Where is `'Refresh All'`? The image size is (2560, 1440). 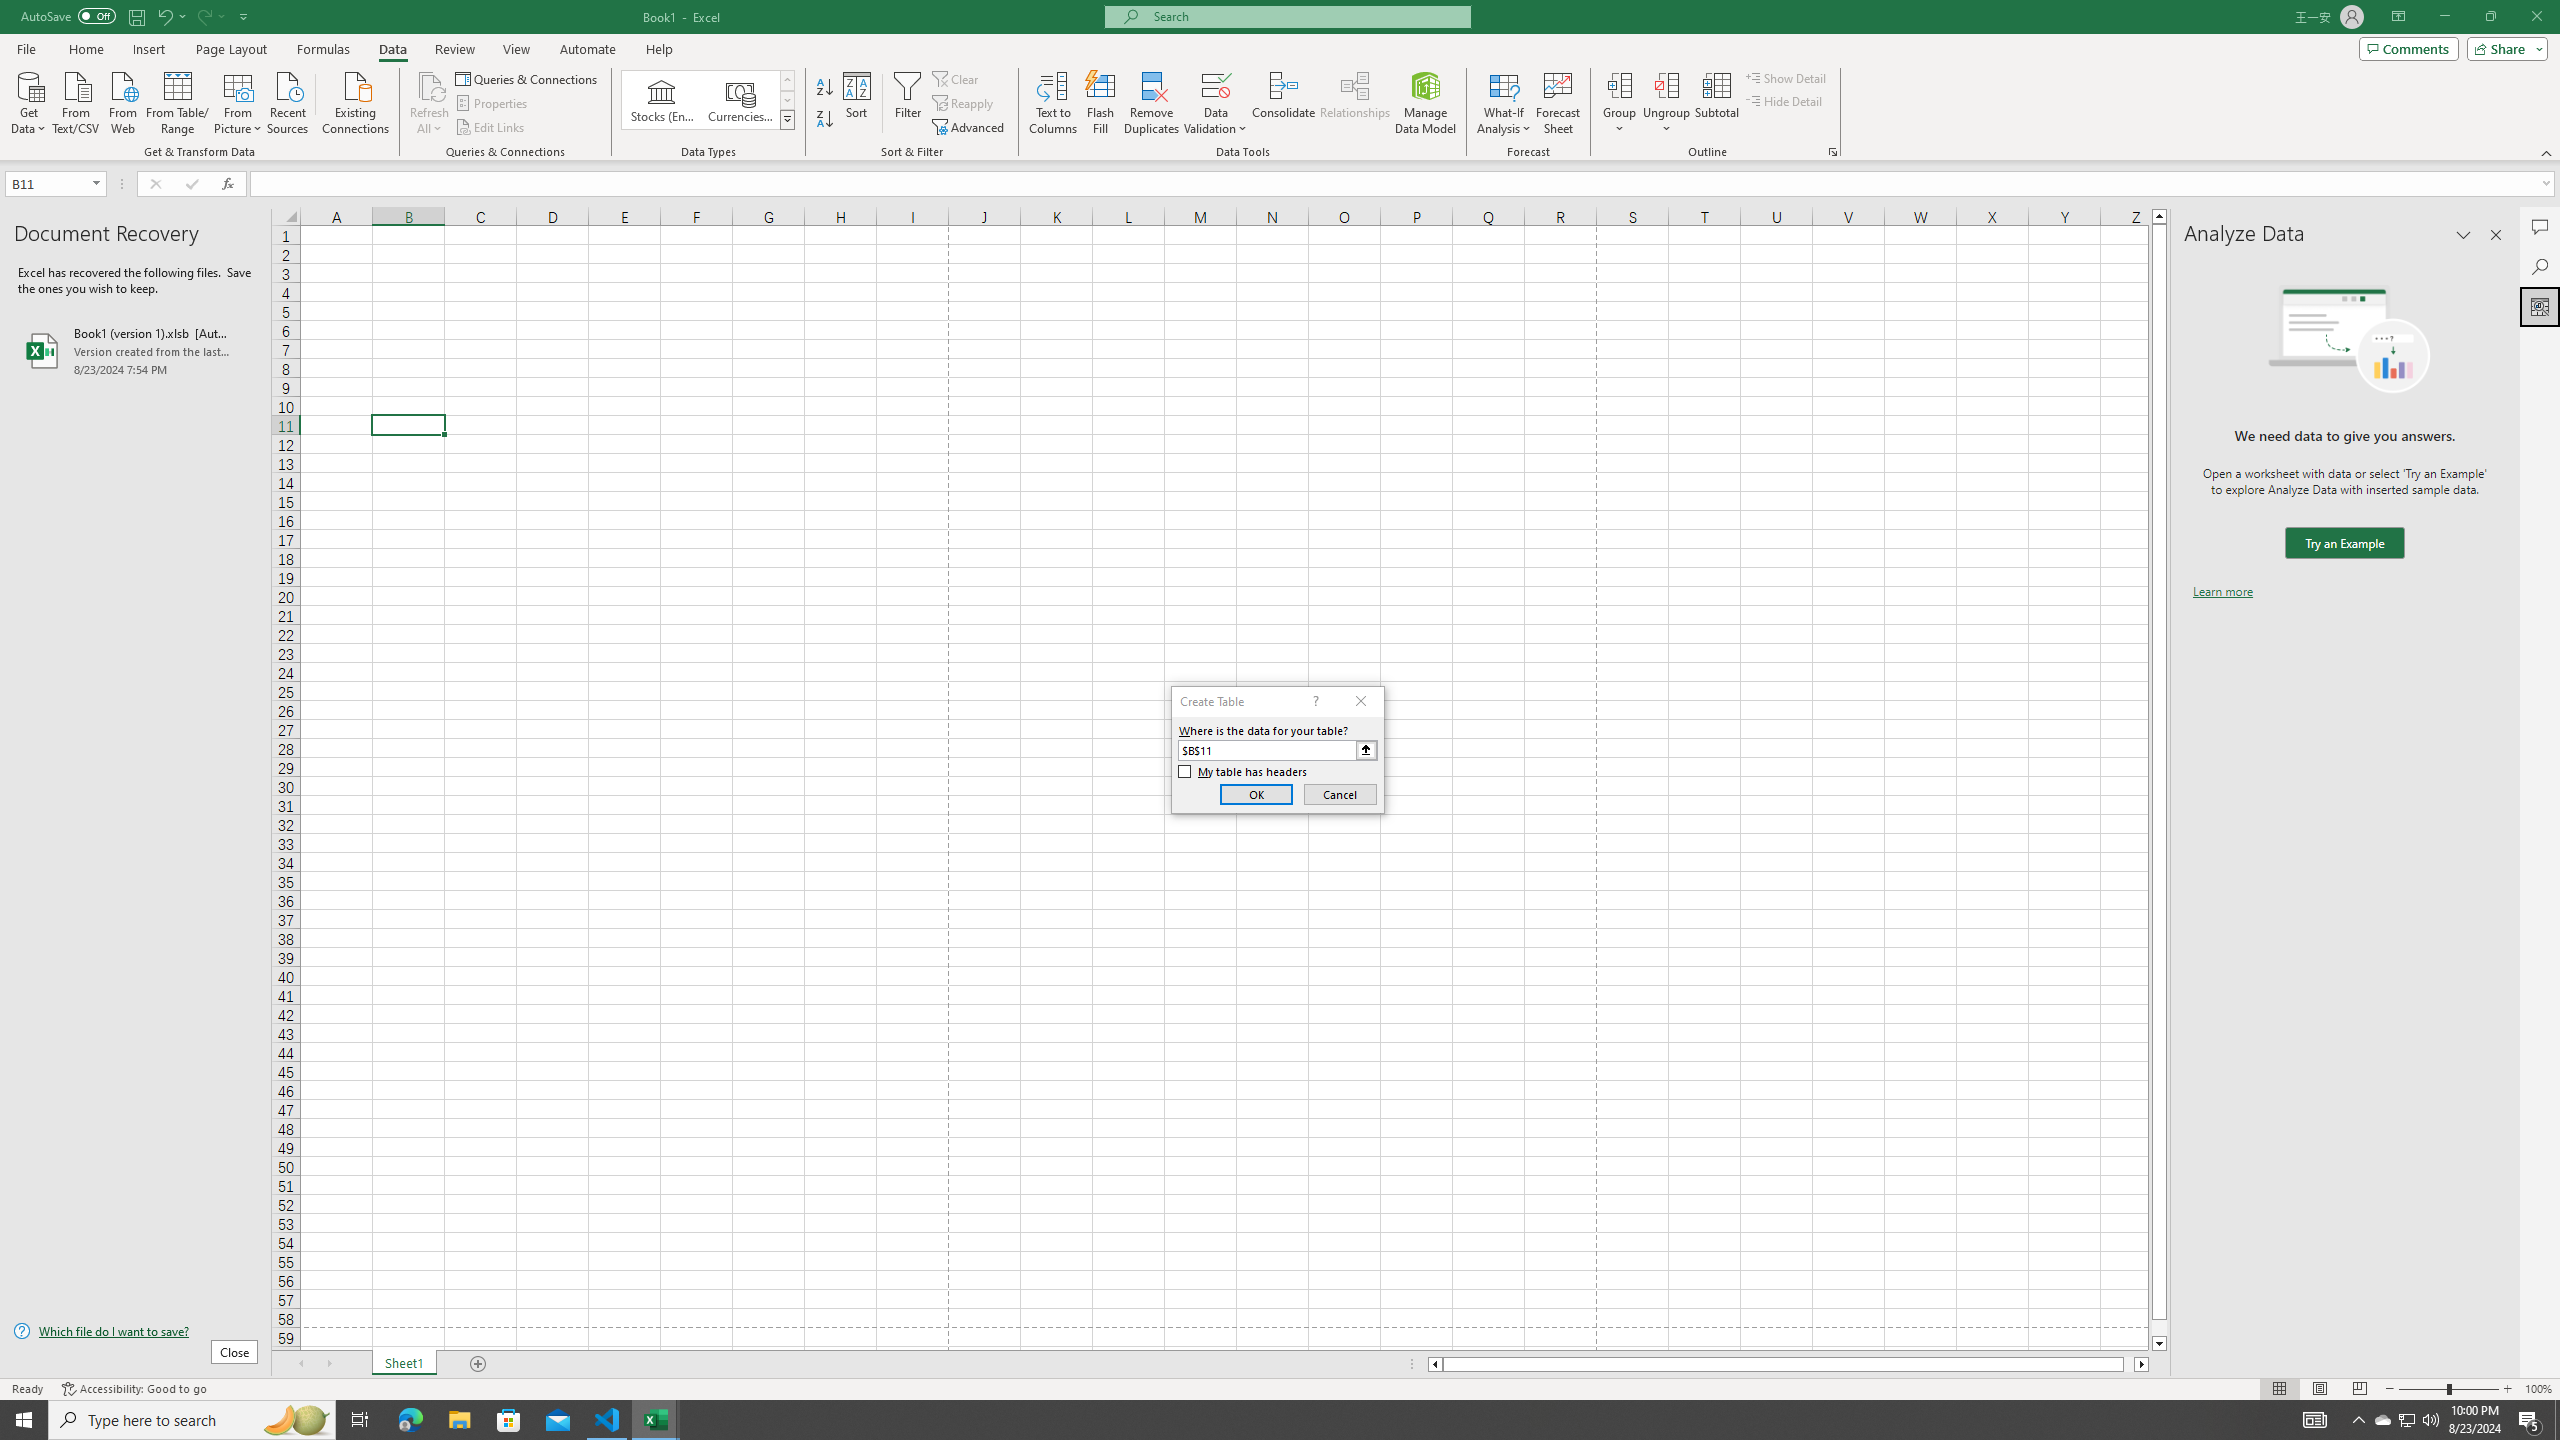 'Refresh All' is located at coordinates (429, 84).